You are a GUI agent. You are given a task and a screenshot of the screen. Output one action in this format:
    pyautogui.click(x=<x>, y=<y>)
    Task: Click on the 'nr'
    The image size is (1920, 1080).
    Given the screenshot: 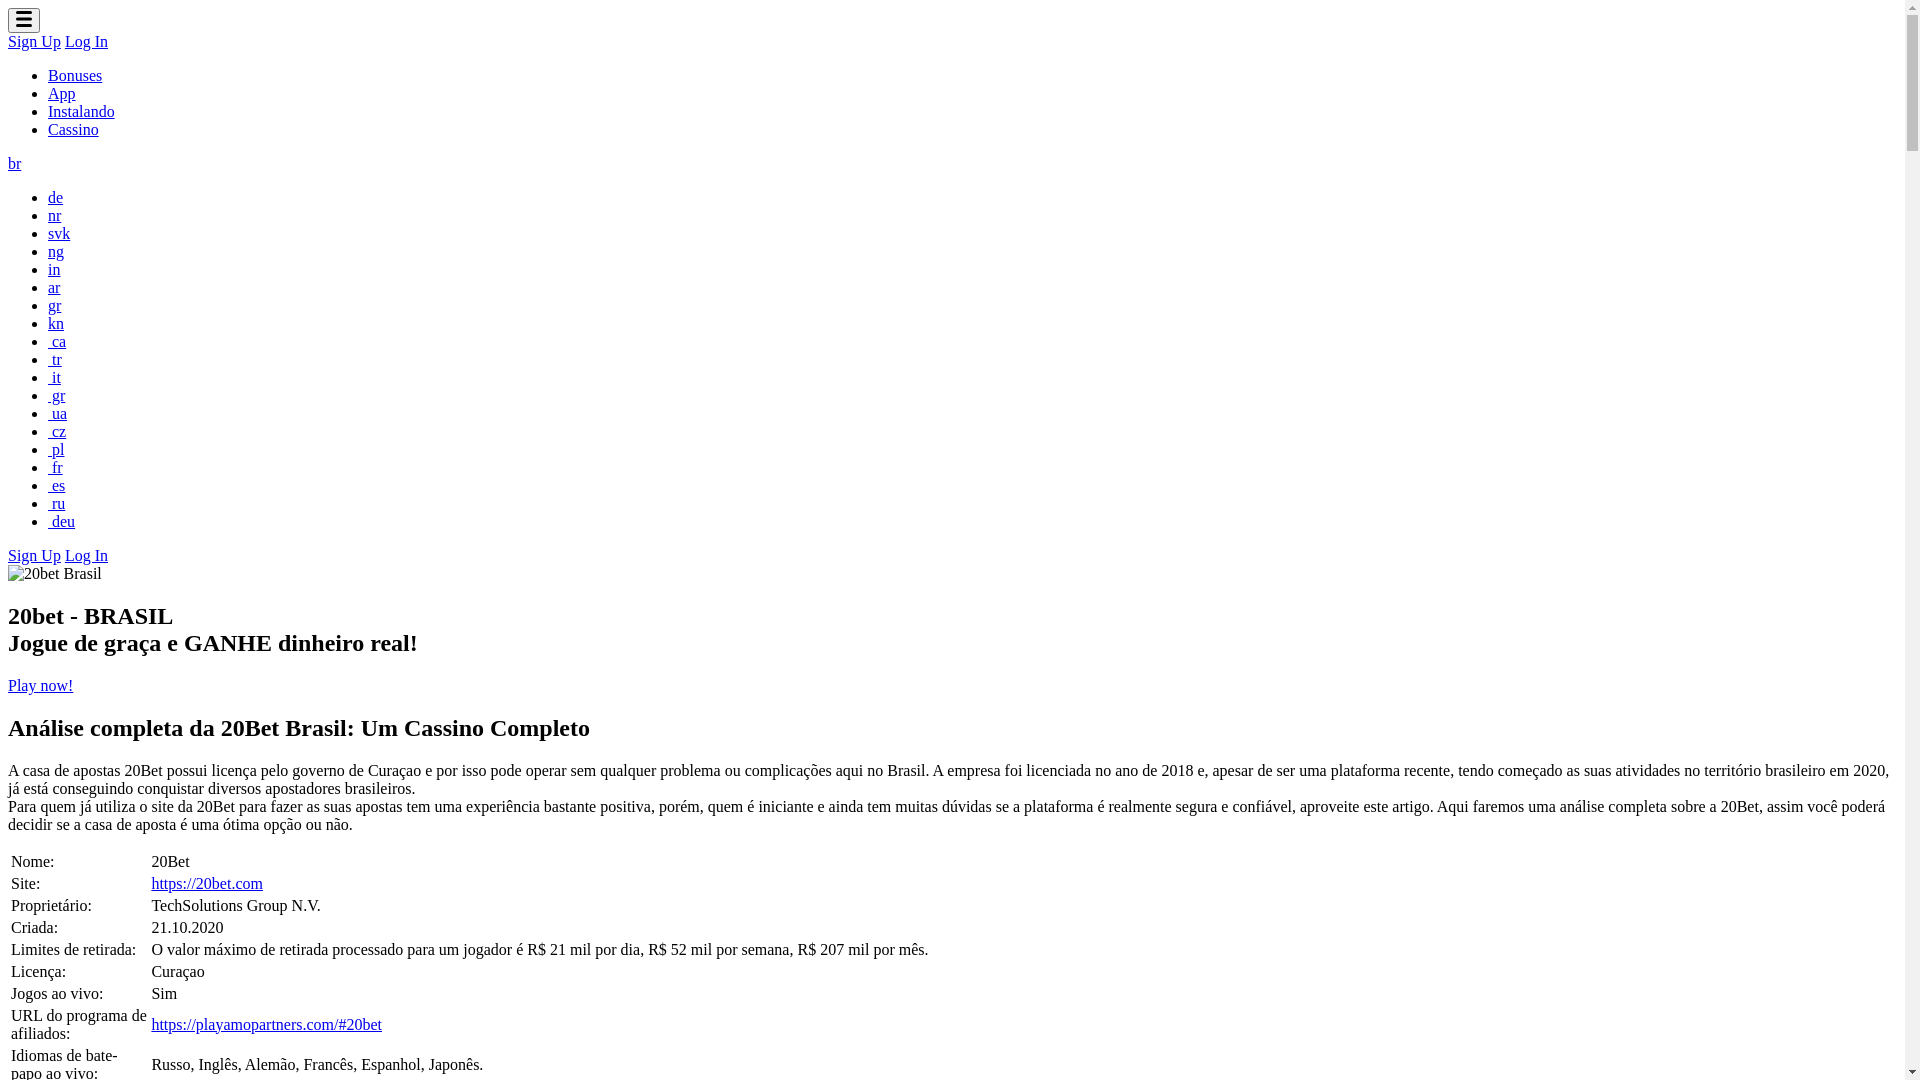 What is the action you would take?
    pyautogui.click(x=54, y=215)
    